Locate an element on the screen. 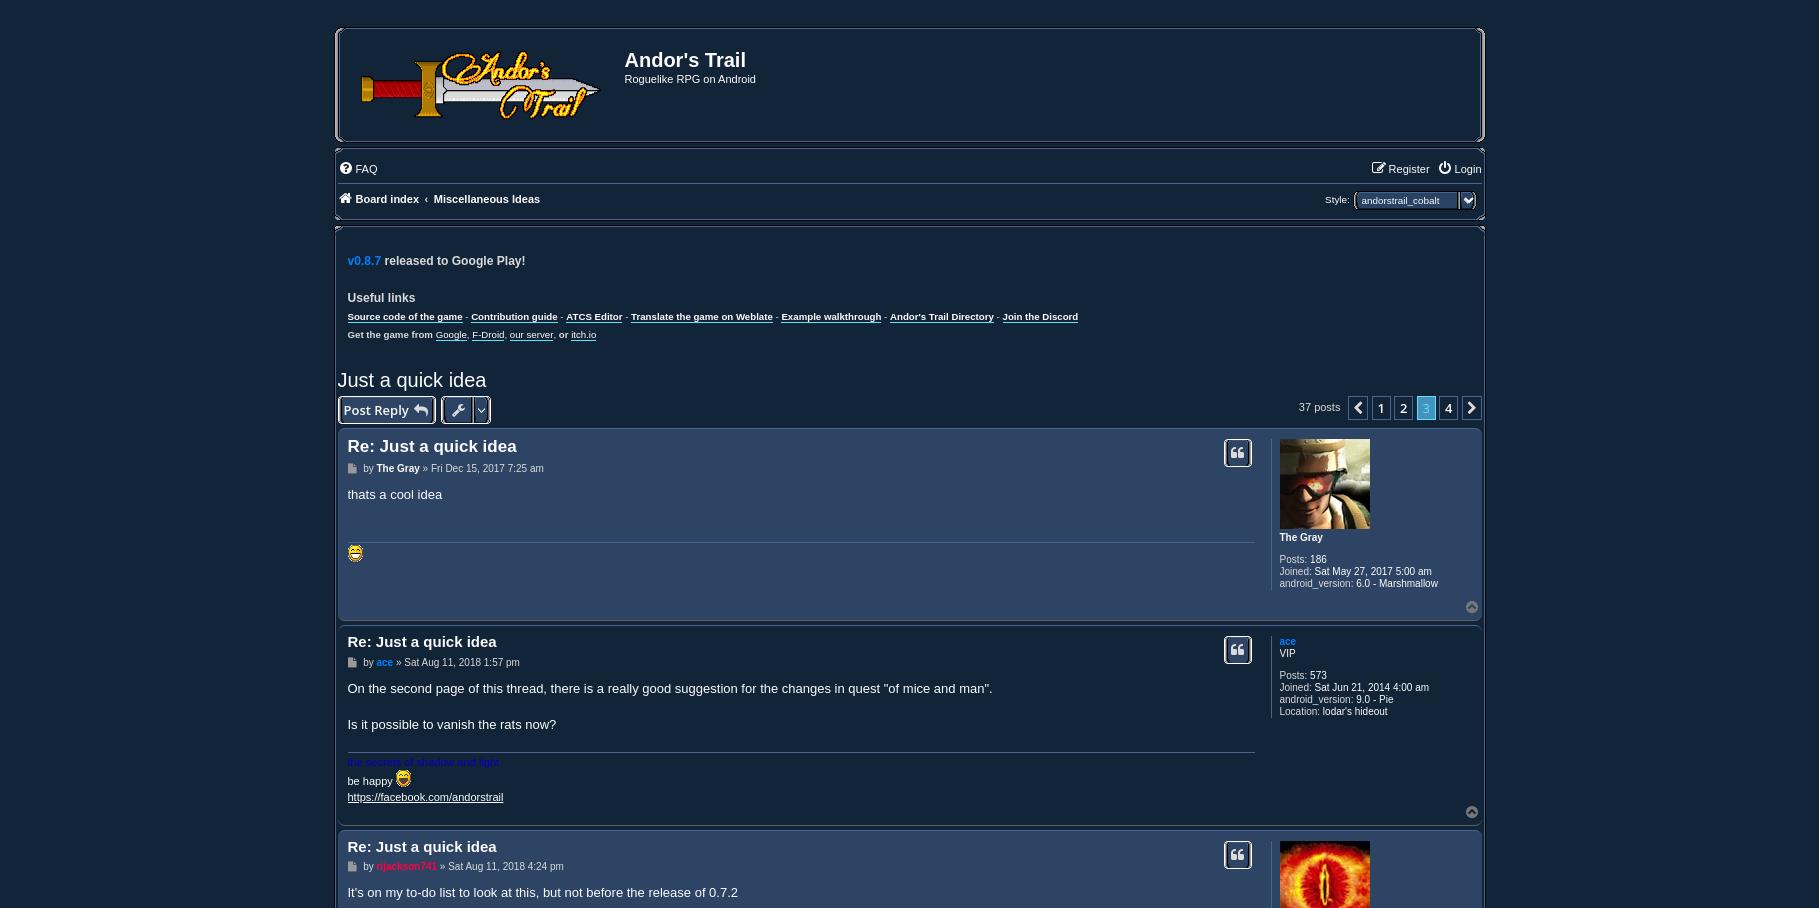 This screenshot has height=908, width=1819. 'Fri Dec 15, 2017 7:25 am' is located at coordinates (486, 466).